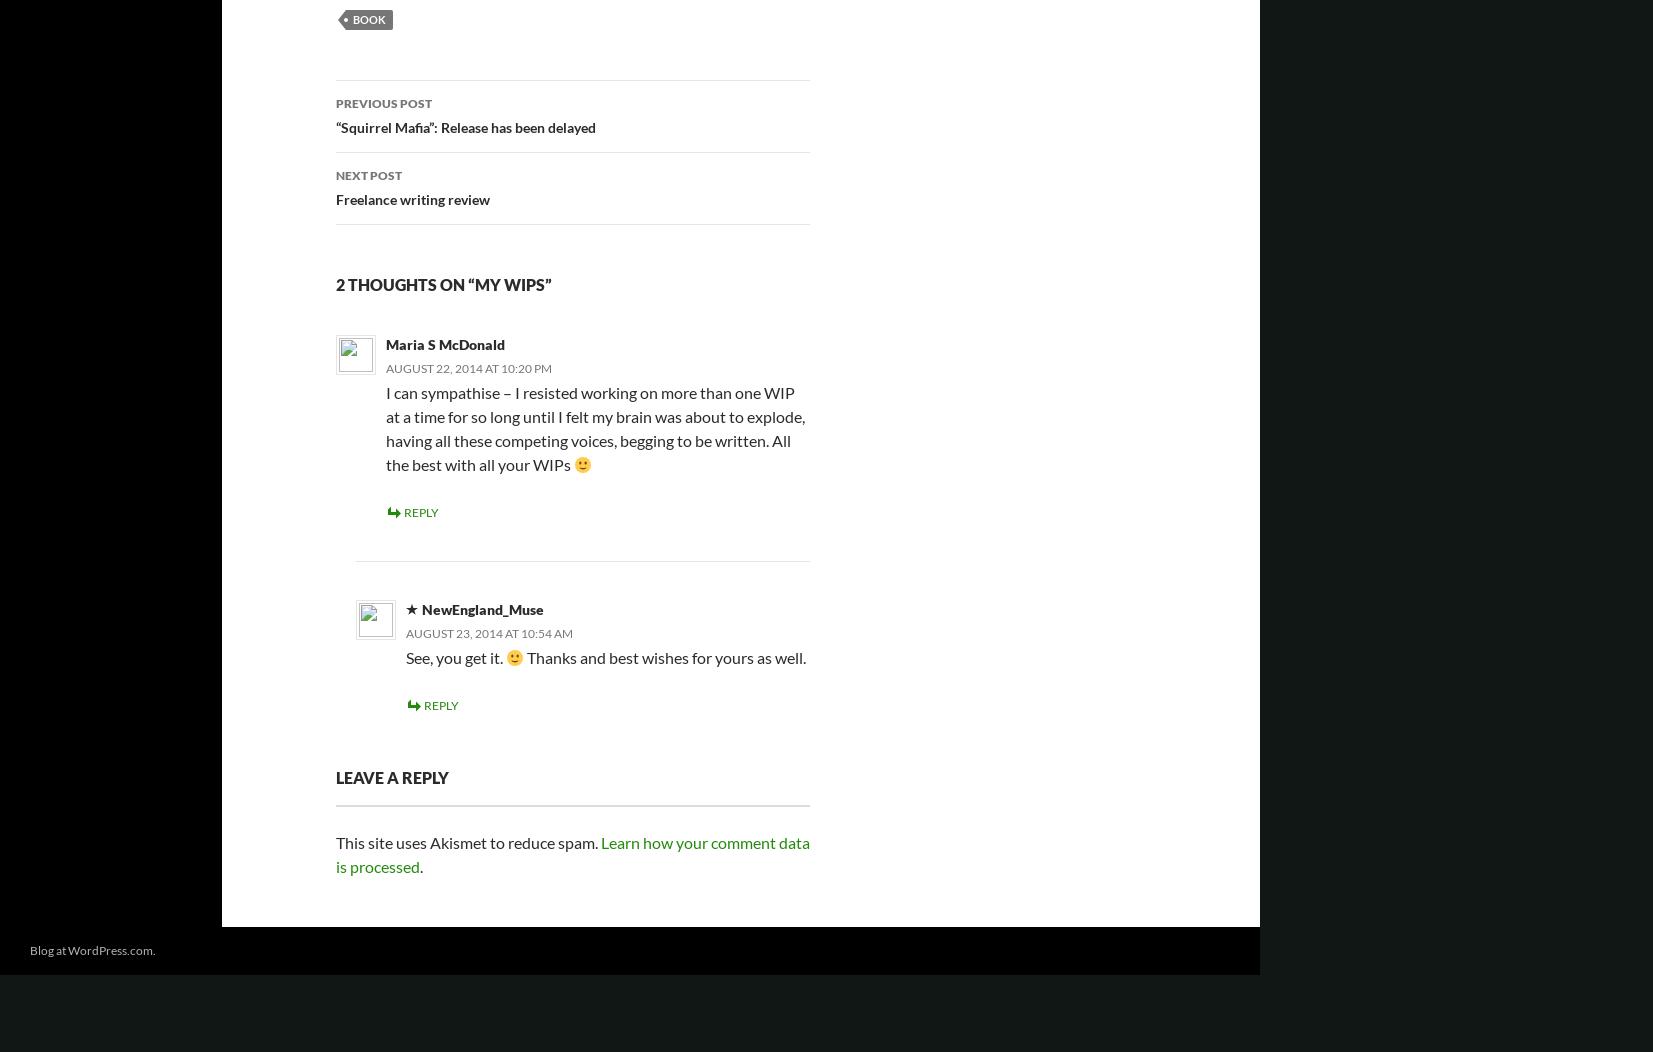 The width and height of the screenshot is (1653, 1052). I want to click on 'NewEngland_Muse', so click(482, 607).